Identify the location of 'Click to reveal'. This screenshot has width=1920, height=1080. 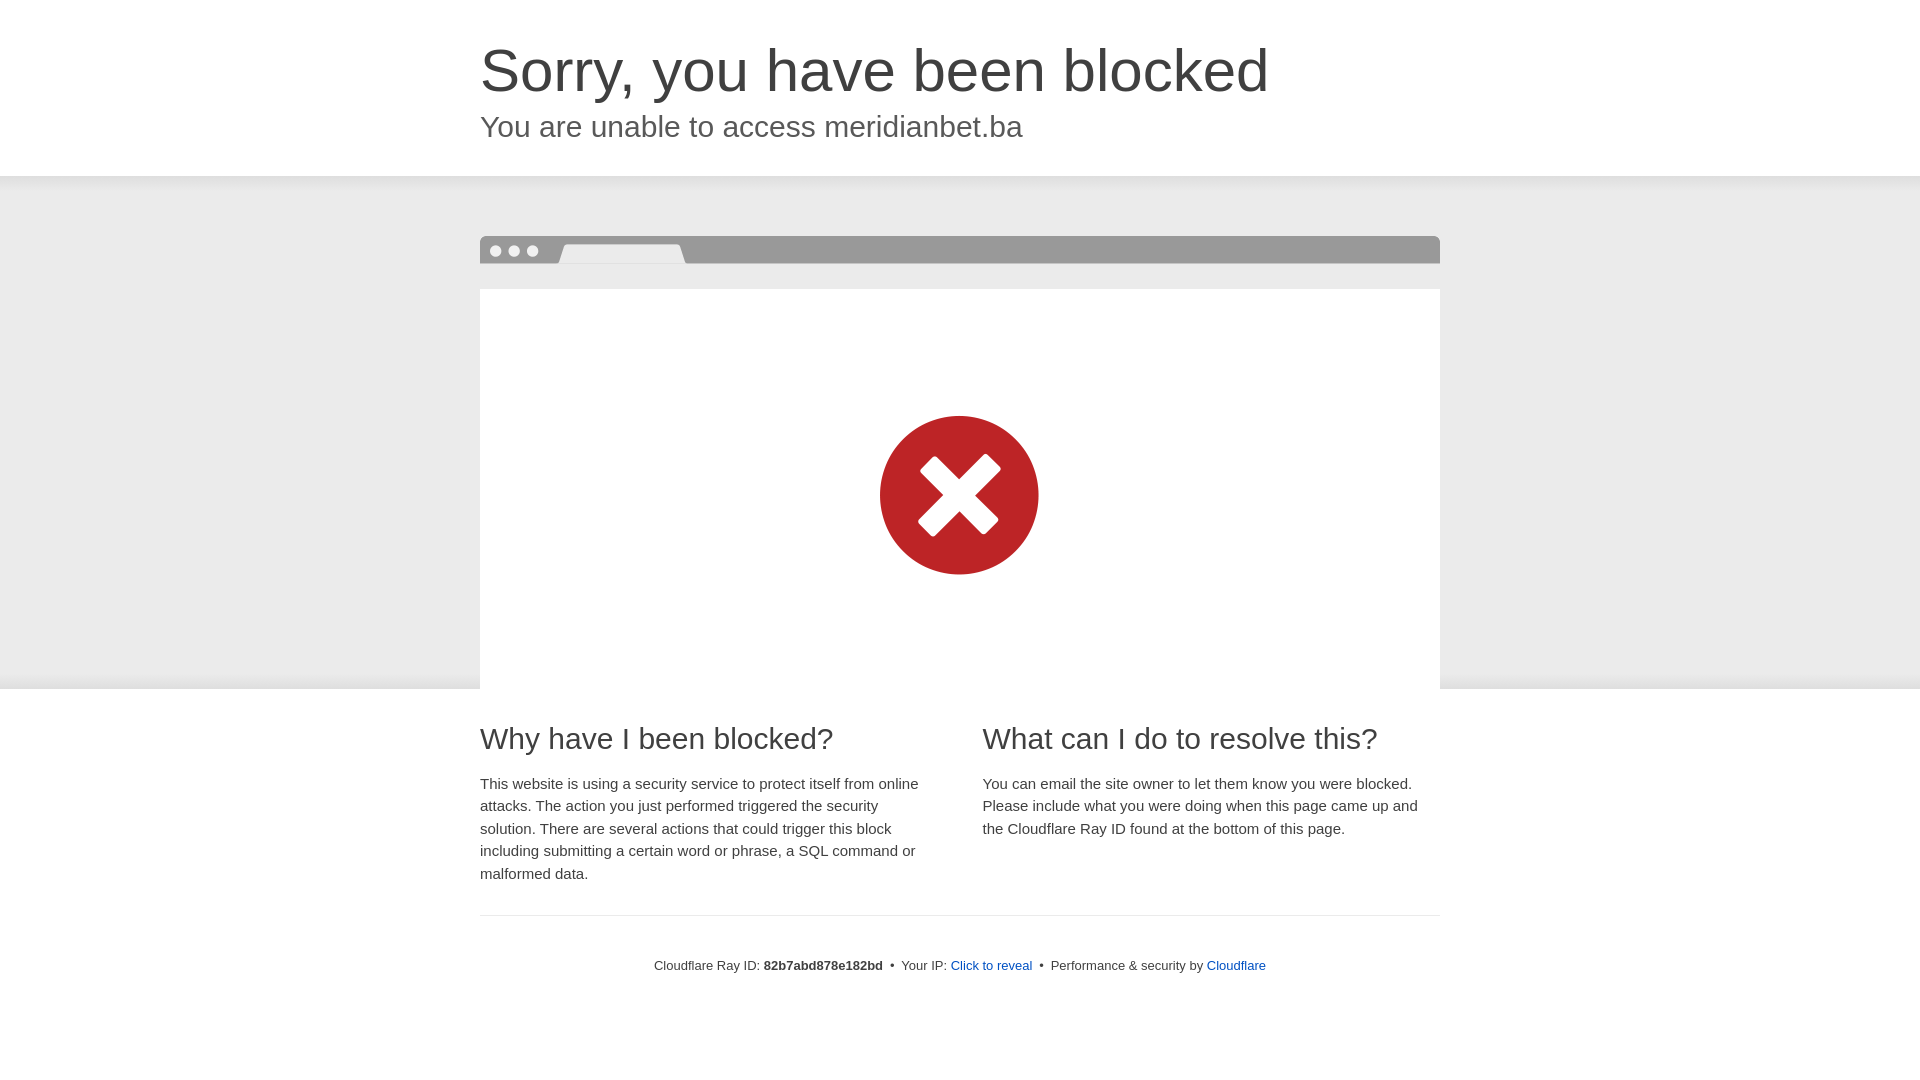
(992, 964).